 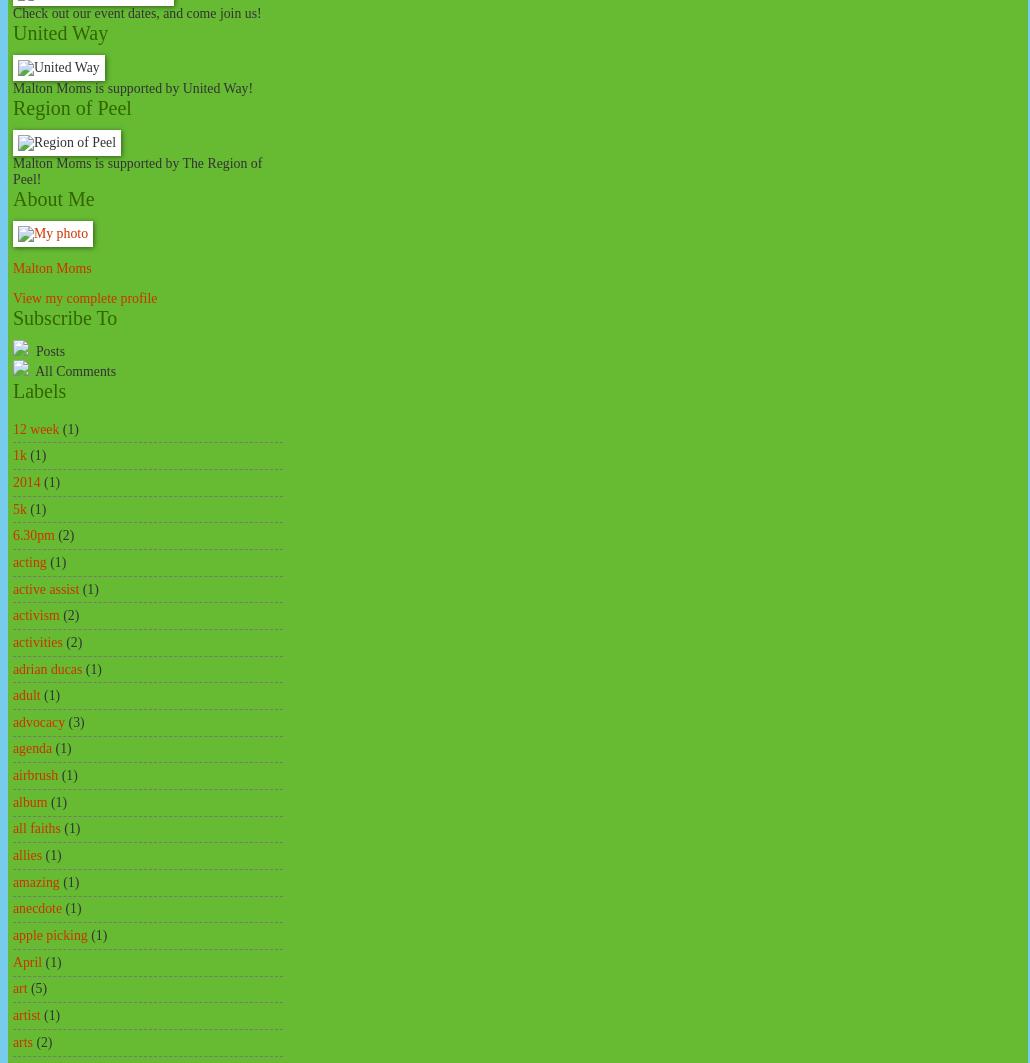 I want to click on 'Malton Moms is supported by United Way!', so click(x=12, y=88).